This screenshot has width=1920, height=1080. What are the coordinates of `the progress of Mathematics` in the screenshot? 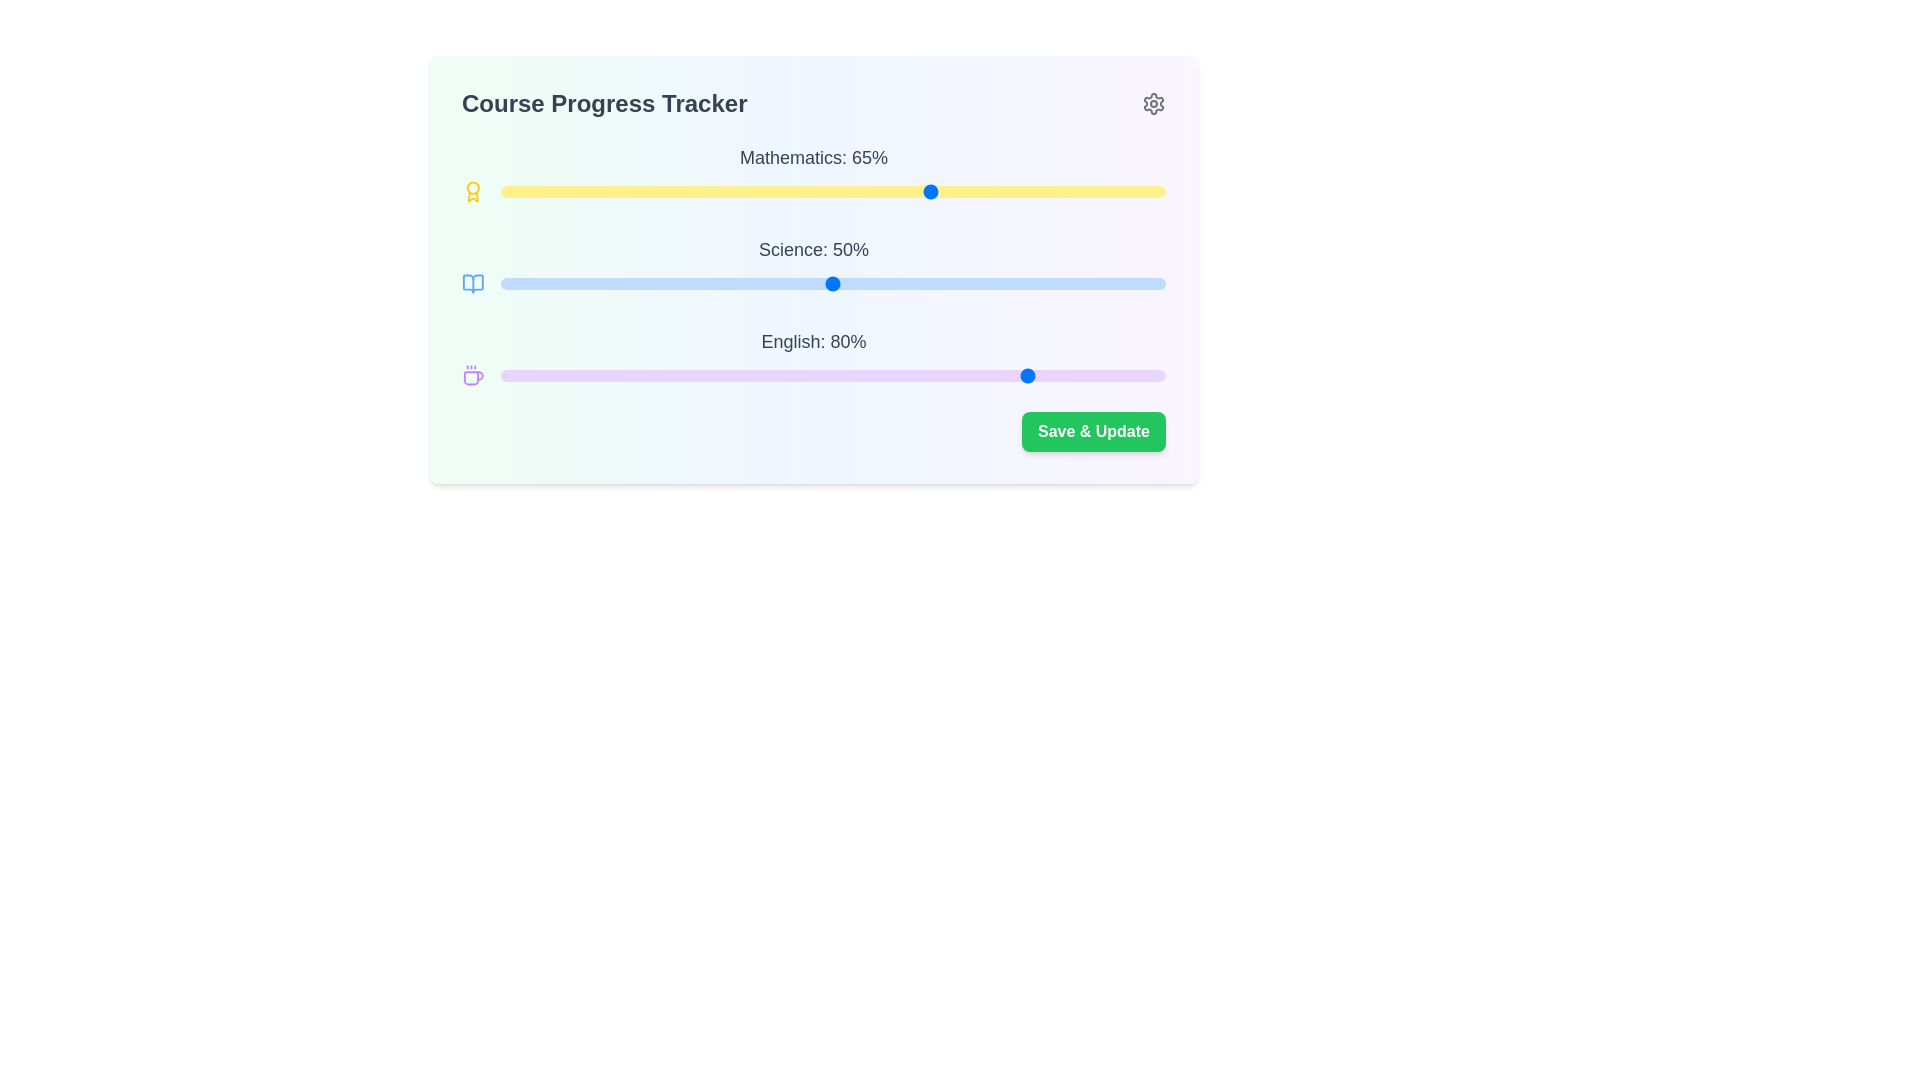 It's located at (1139, 192).